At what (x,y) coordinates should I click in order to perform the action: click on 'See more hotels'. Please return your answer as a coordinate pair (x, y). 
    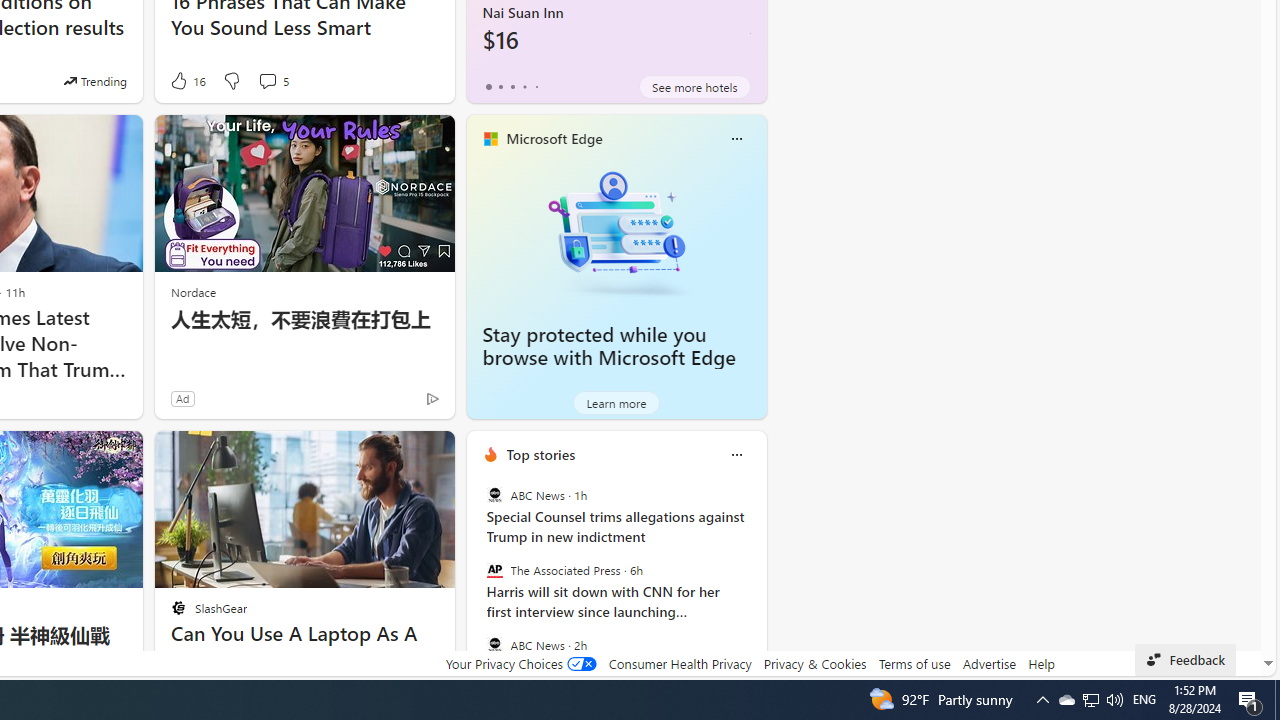
    Looking at the image, I should click on (695, 86).